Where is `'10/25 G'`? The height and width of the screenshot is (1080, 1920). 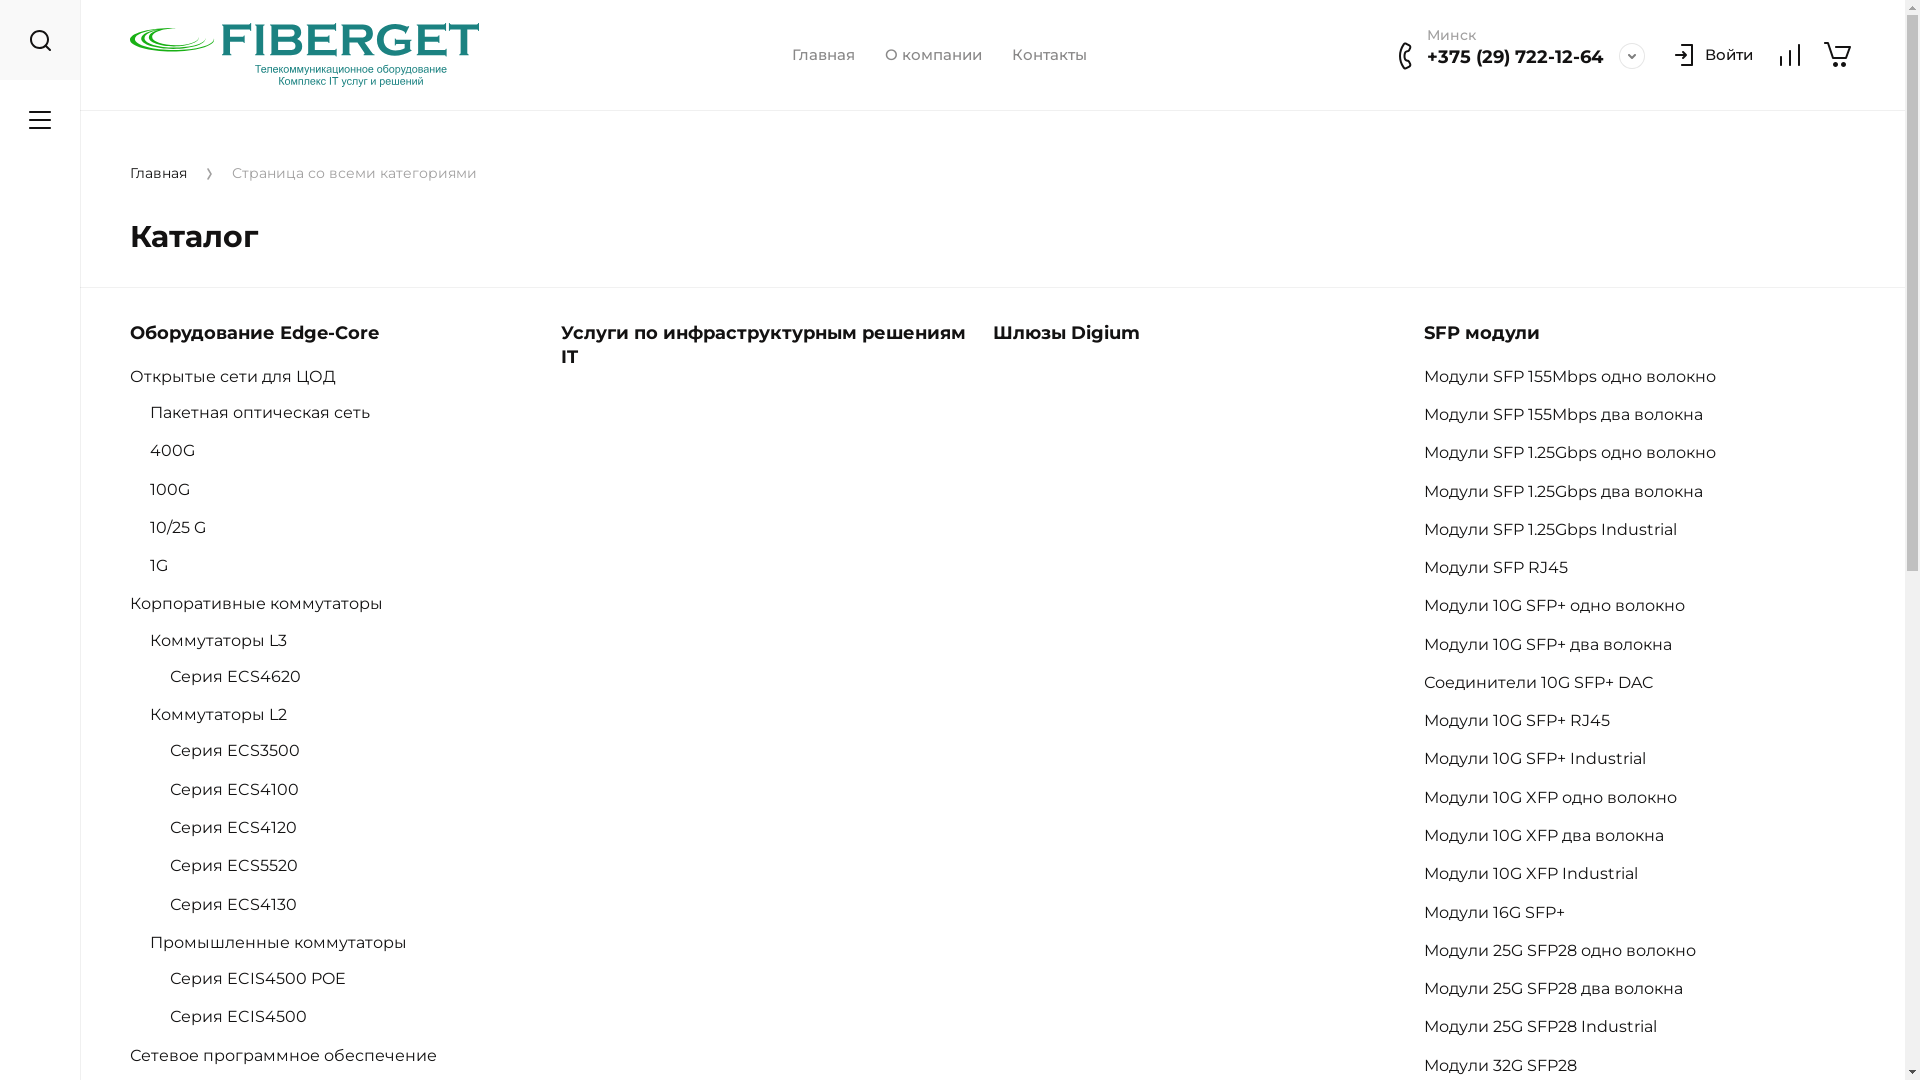
'10/25 G' is located at coordinates (187, 526).